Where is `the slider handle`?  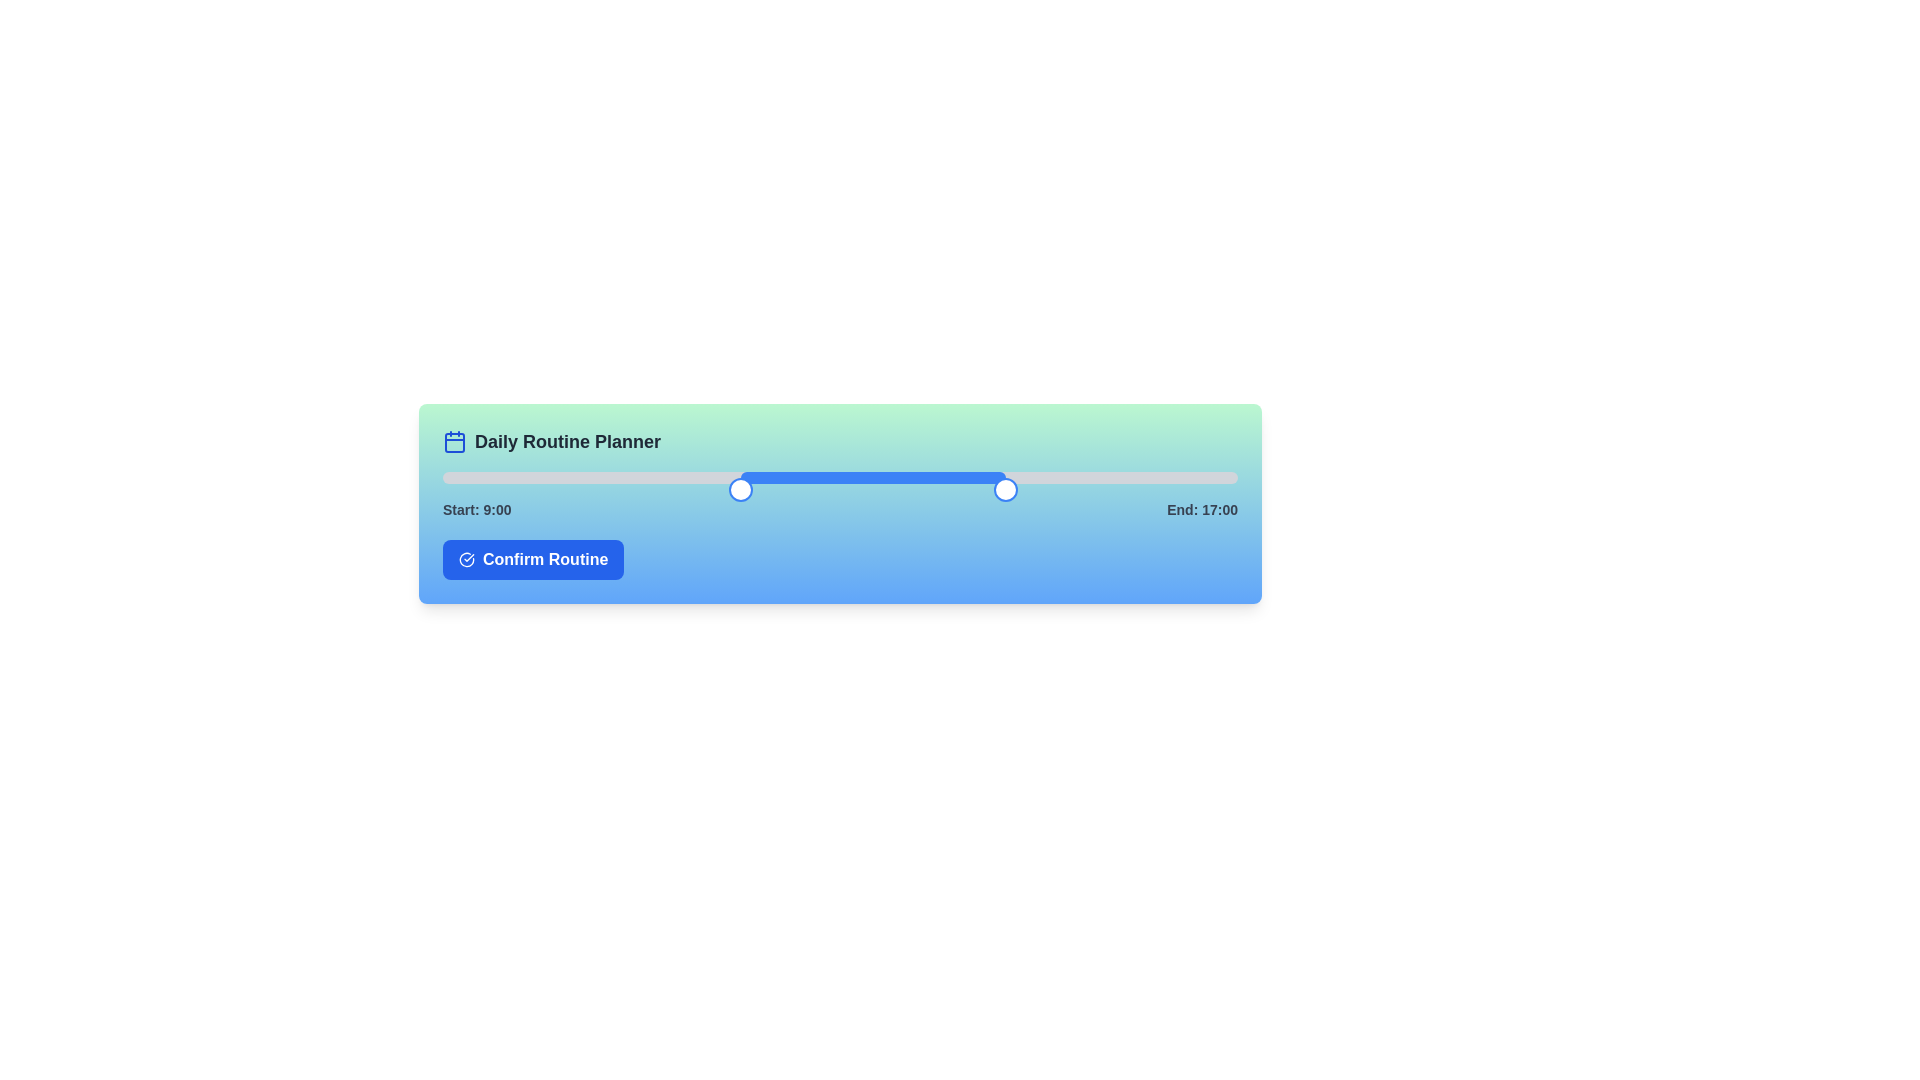
the slider handle is located at coordinates (660, 489).